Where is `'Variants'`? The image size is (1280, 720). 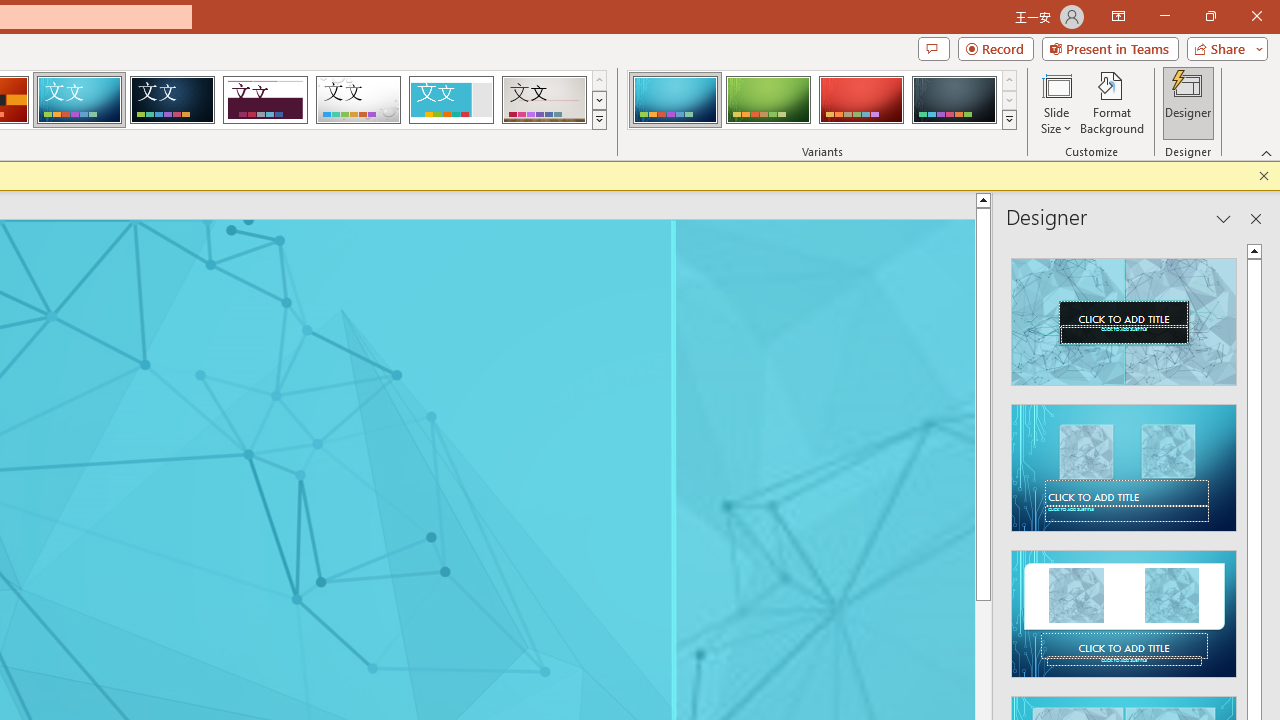
'Variants' is located at coordinates (1009, 120).